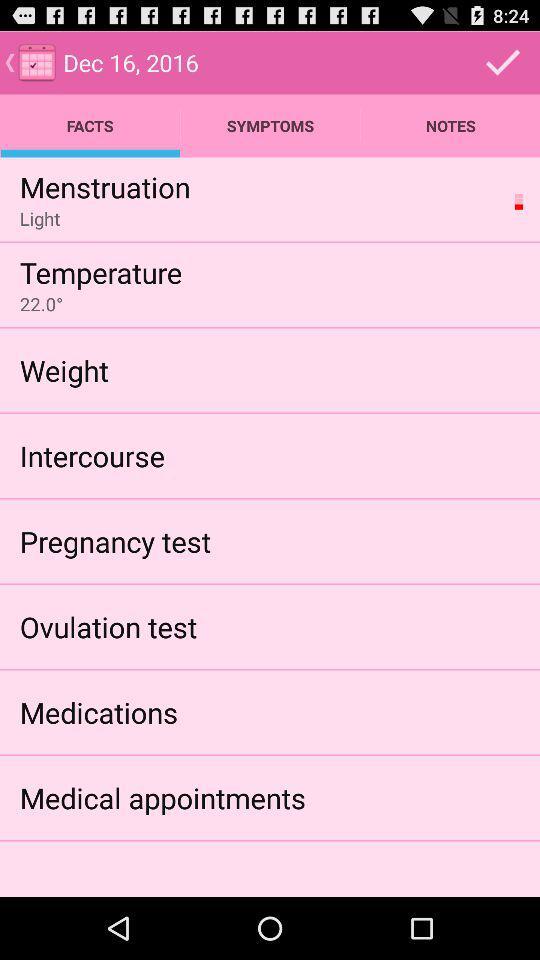  What do you see at coordinates (41, 304) in the screenshot?
I see `the app below the temperature icon` at bounding box center [41, 304].